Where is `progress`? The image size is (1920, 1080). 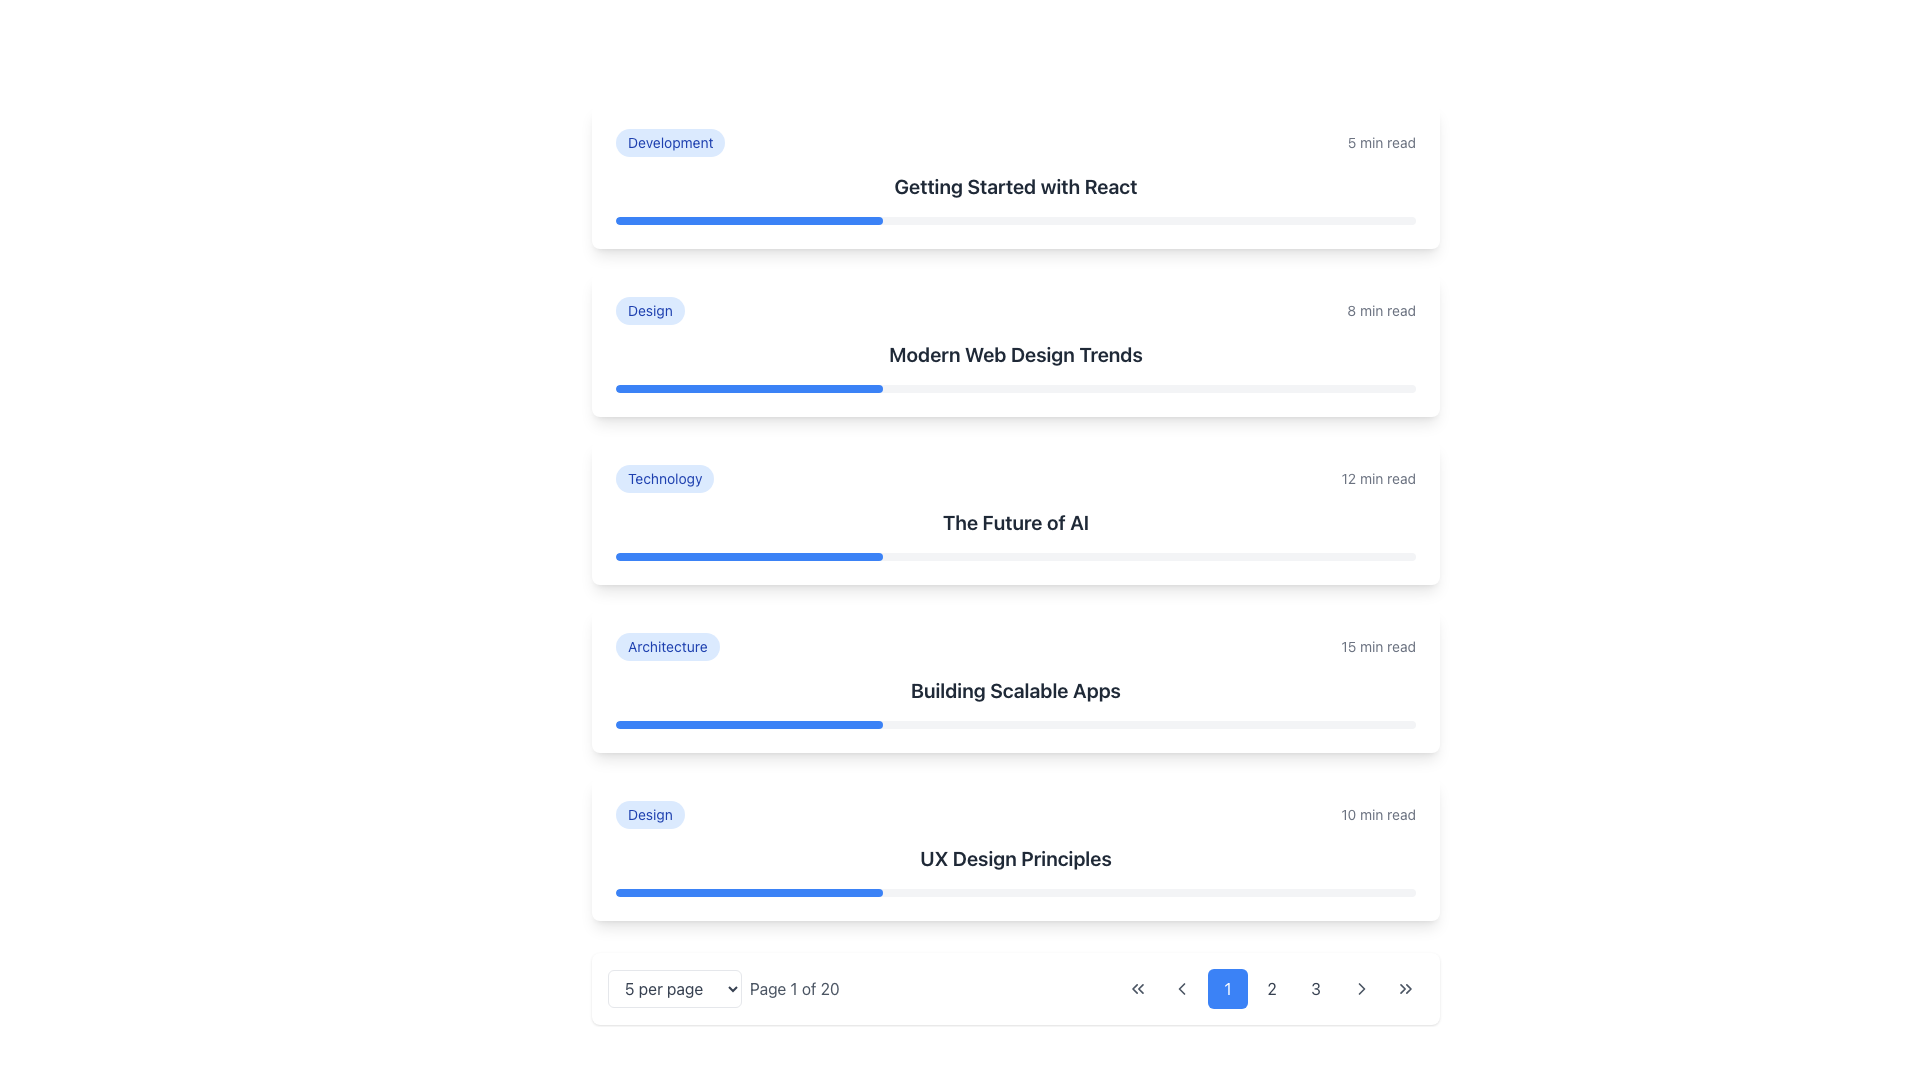
progress is located at coordinates (800, 389).